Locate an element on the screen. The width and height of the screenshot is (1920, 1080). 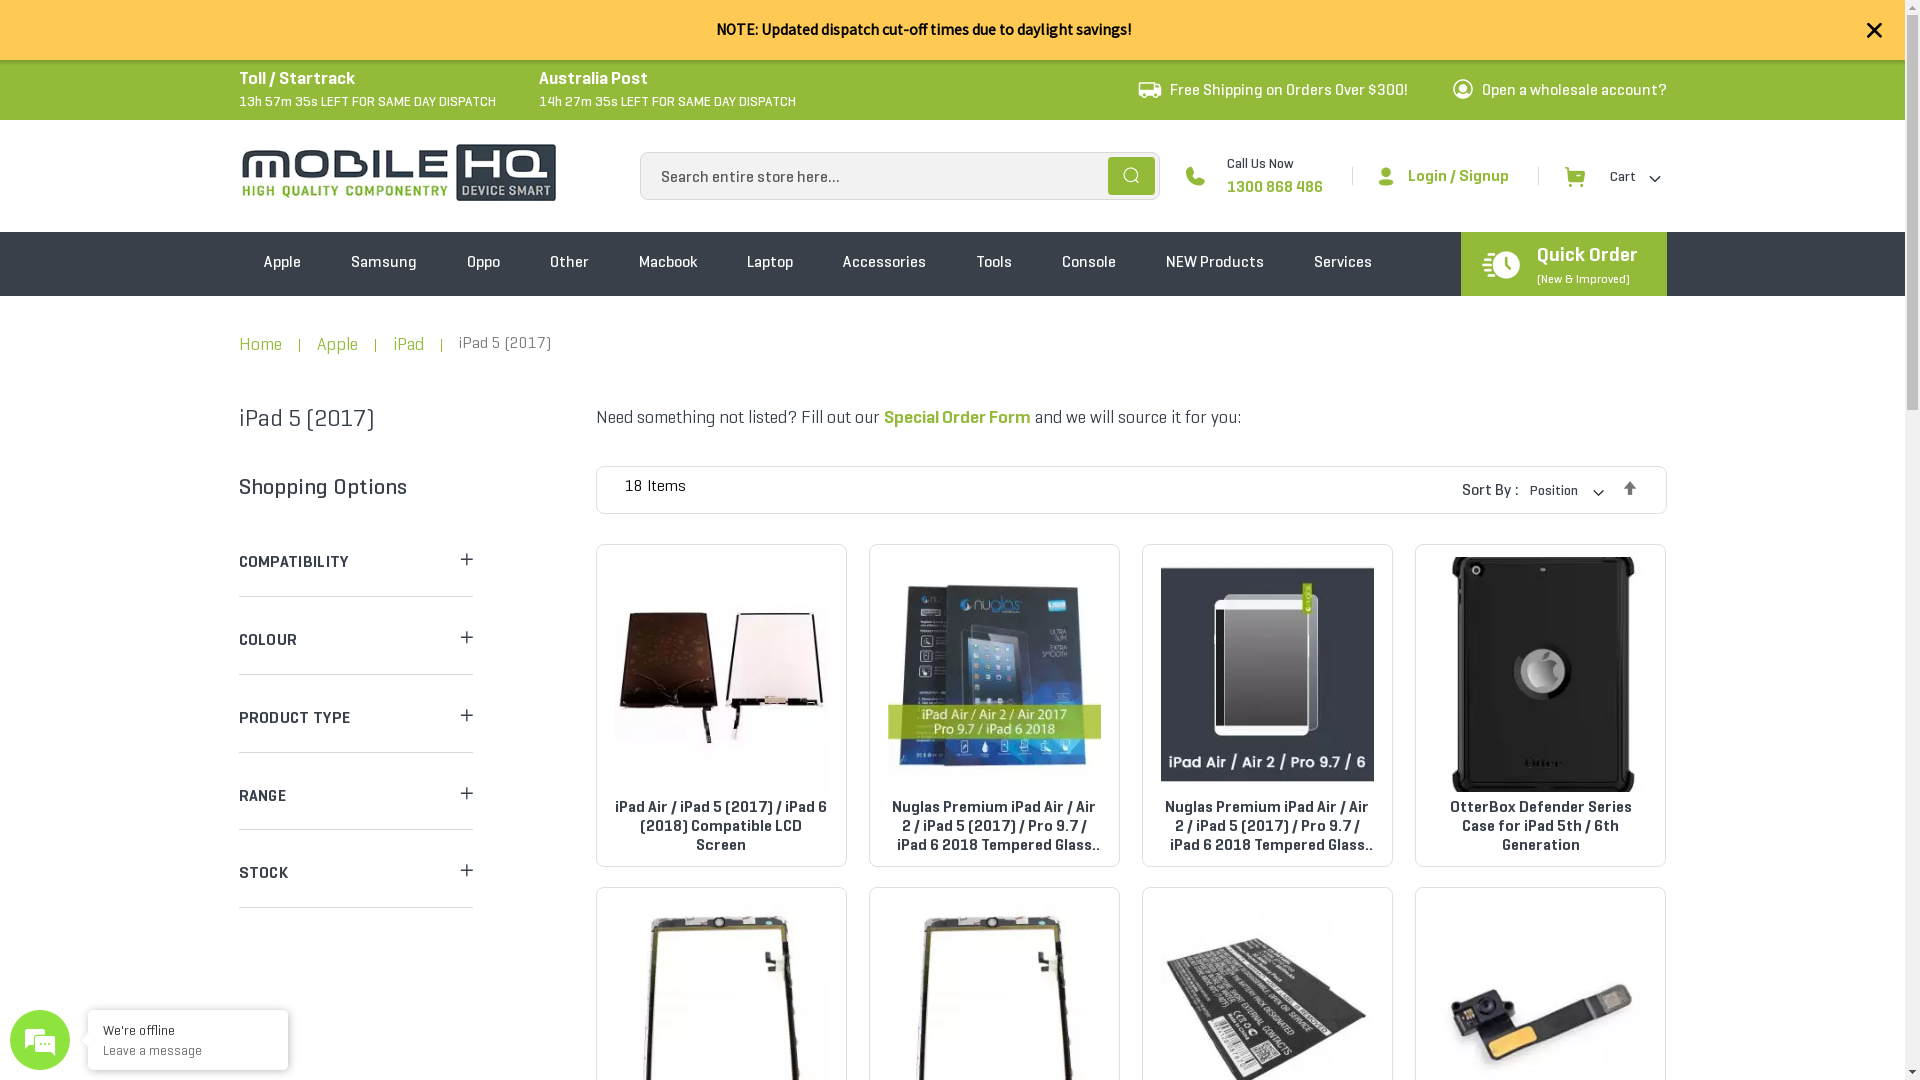
'Special Order Form' is located at coordinates (882, 415).